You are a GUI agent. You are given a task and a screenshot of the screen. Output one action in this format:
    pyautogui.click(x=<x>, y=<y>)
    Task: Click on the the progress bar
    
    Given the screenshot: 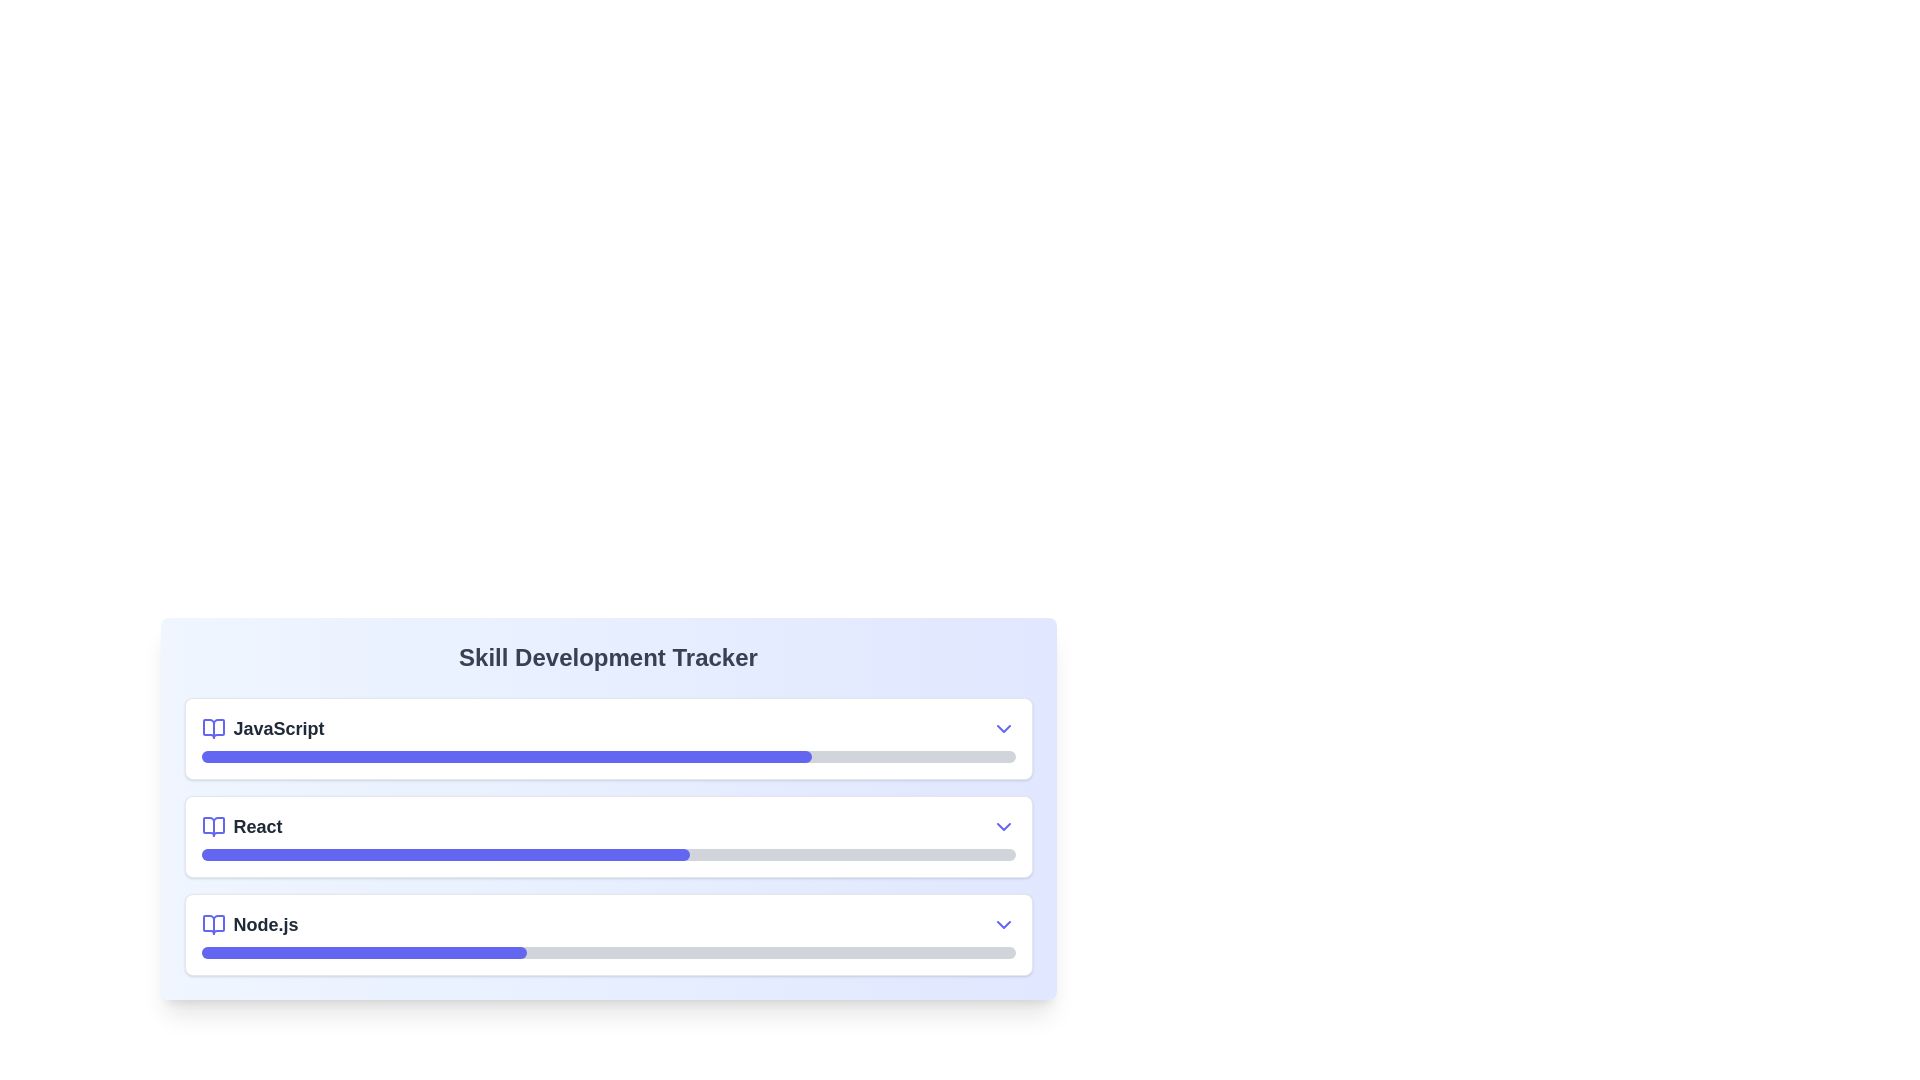 What is the action you would take?
    pyautogui.click(x=217, y=951)
    